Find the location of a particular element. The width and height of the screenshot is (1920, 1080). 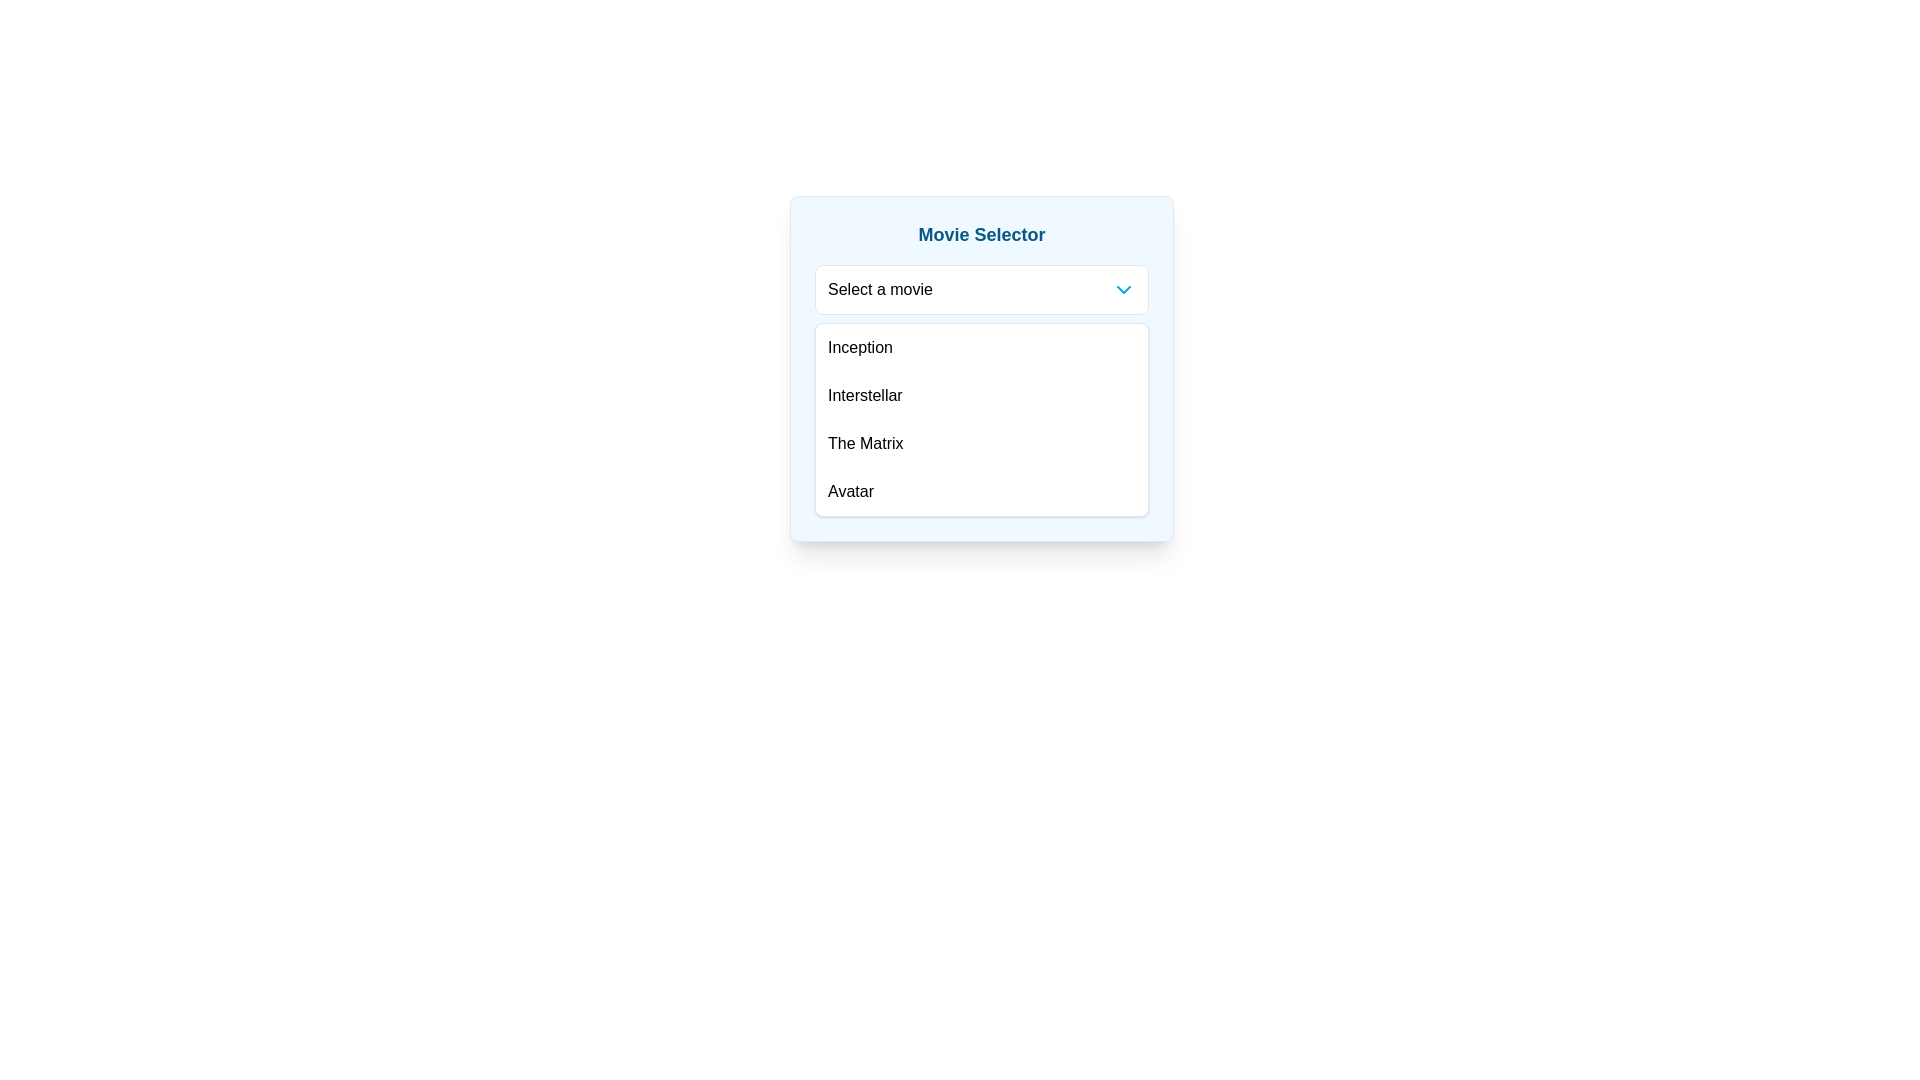

the dropdown menu labeled 'Select a movie' is located at coordinates (982, 289).